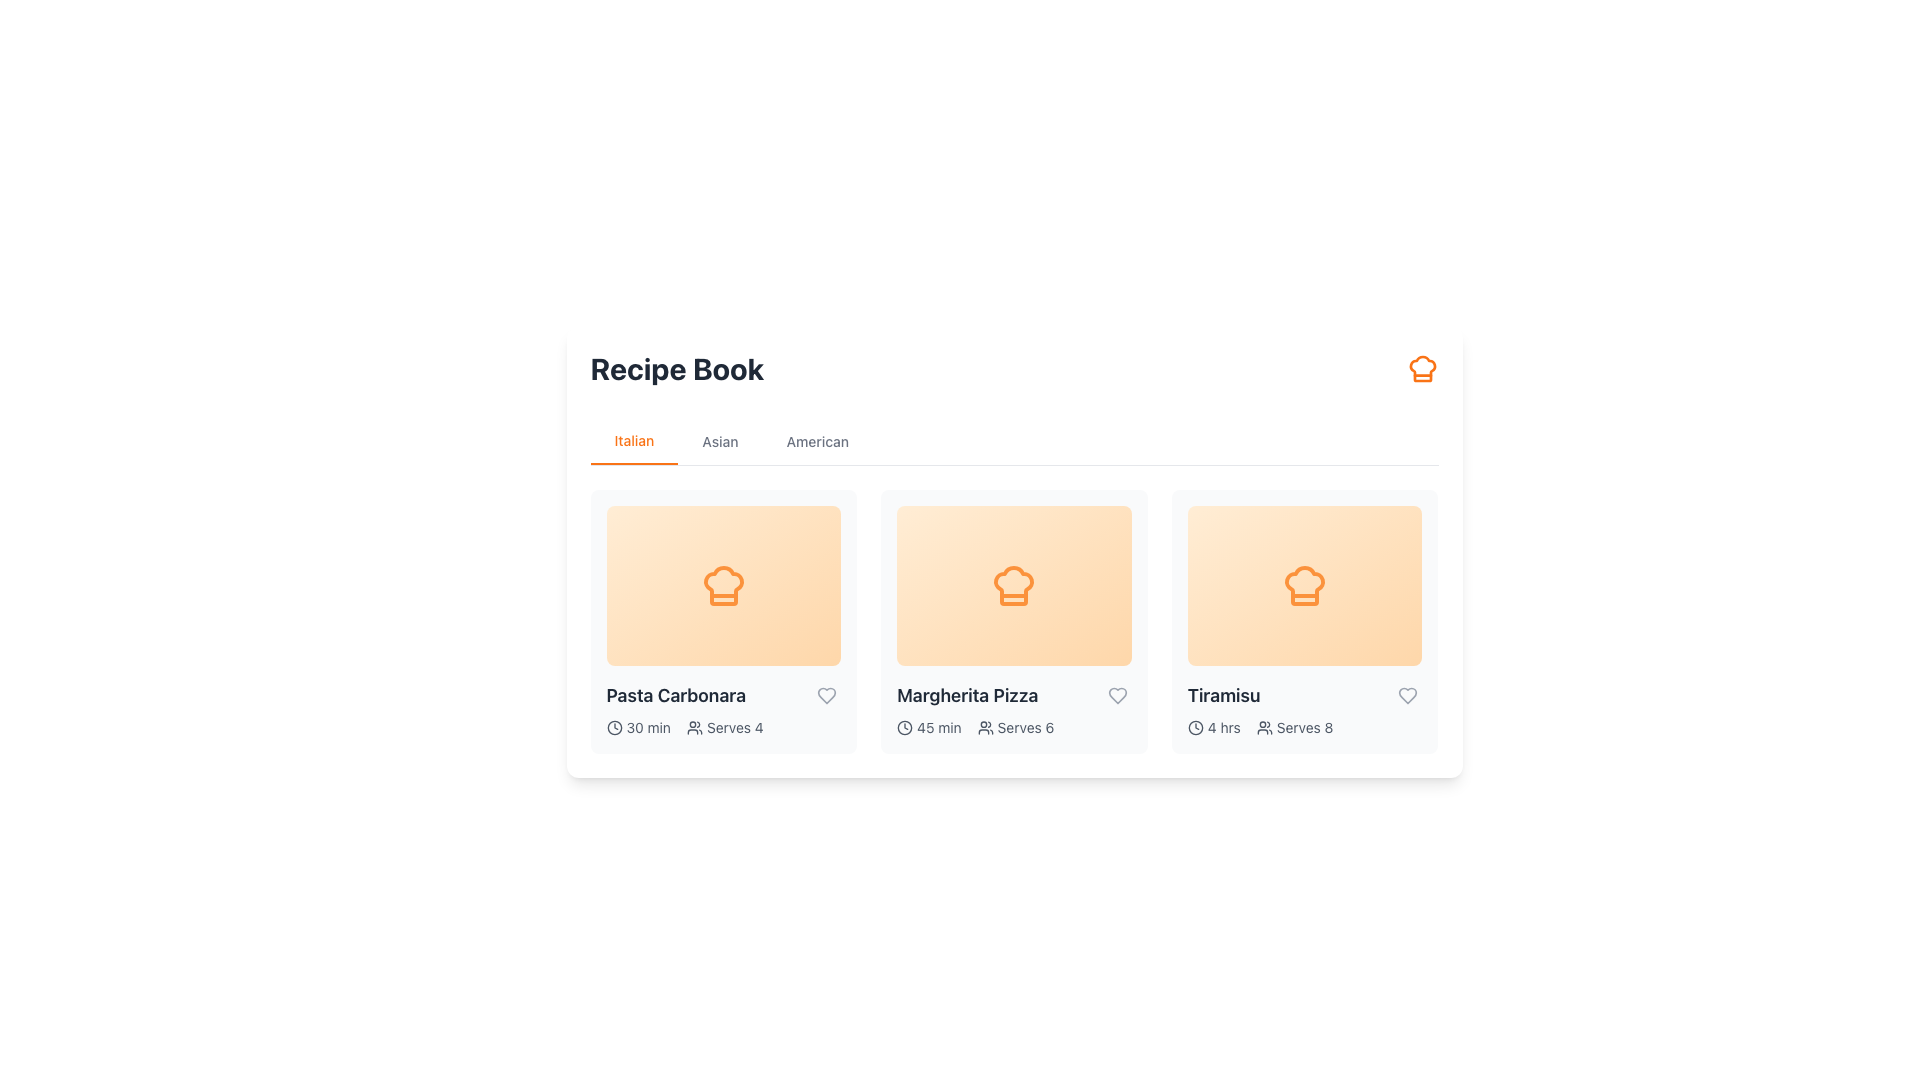 The image size is (1920, 1080). Describe the element at coordinates (1263, 728) in the screenshot. I see `the icon representing a group of people, which is positioned before the text 'Serves 8' in the lower section of the 'Tiramisu' card` at that location.